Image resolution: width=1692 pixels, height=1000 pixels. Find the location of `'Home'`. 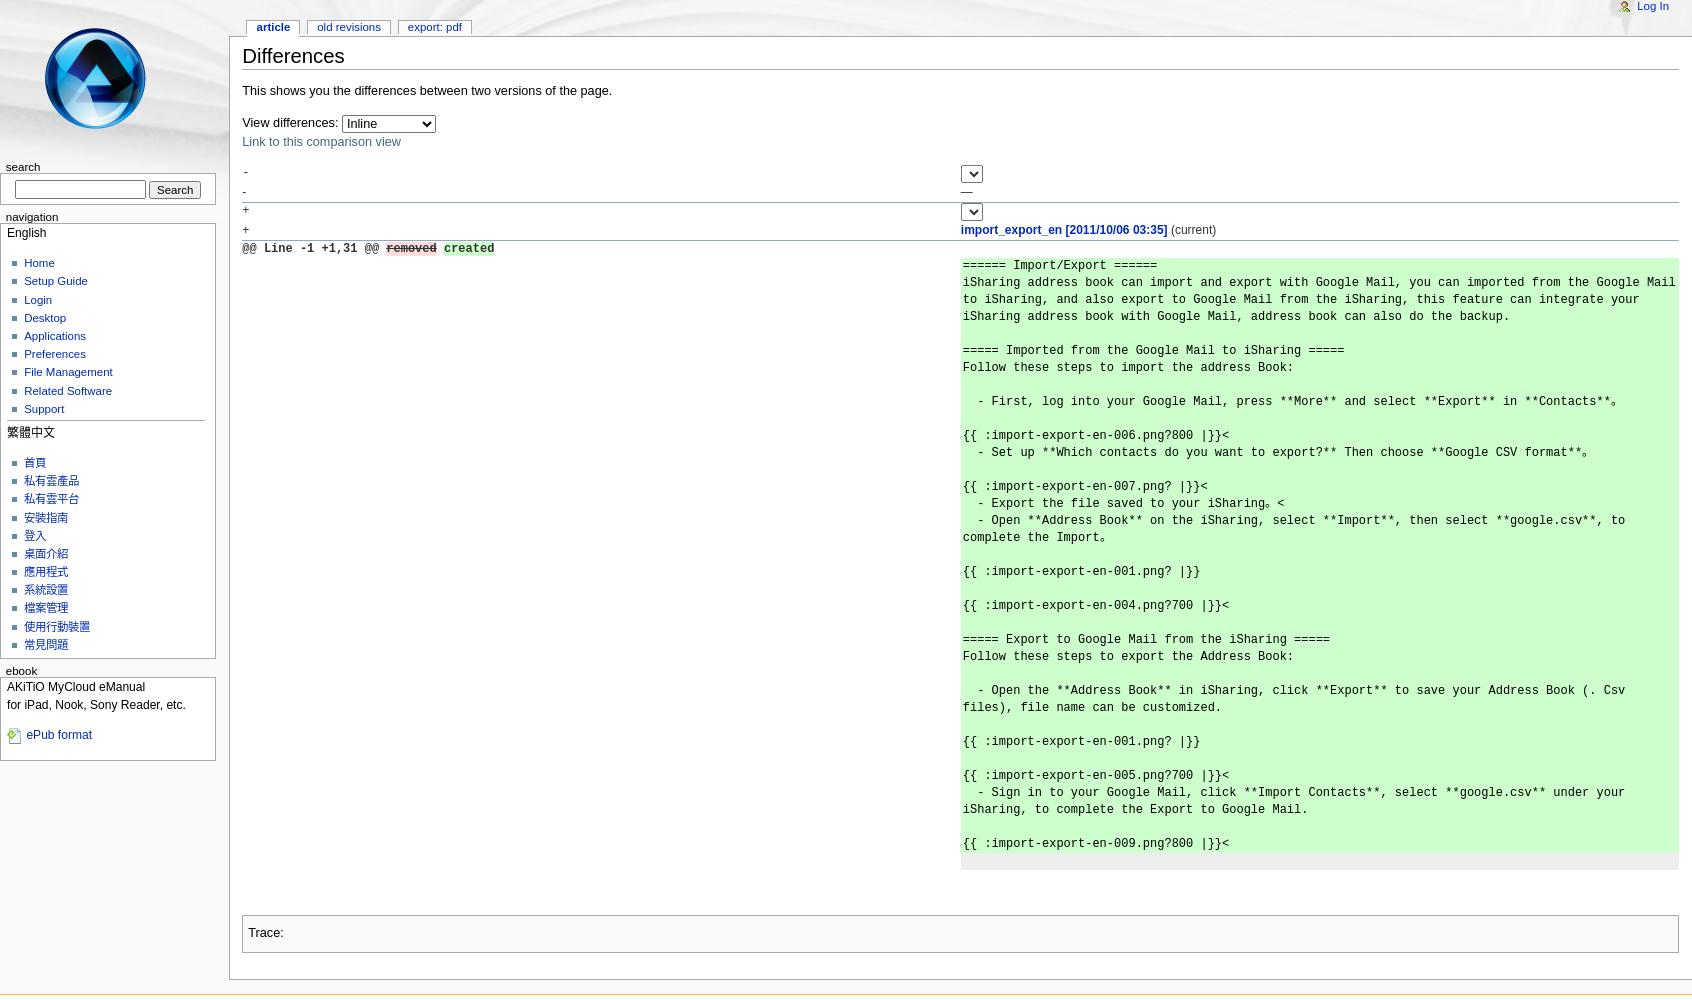

'Home' is located at coordinates (37, 263).